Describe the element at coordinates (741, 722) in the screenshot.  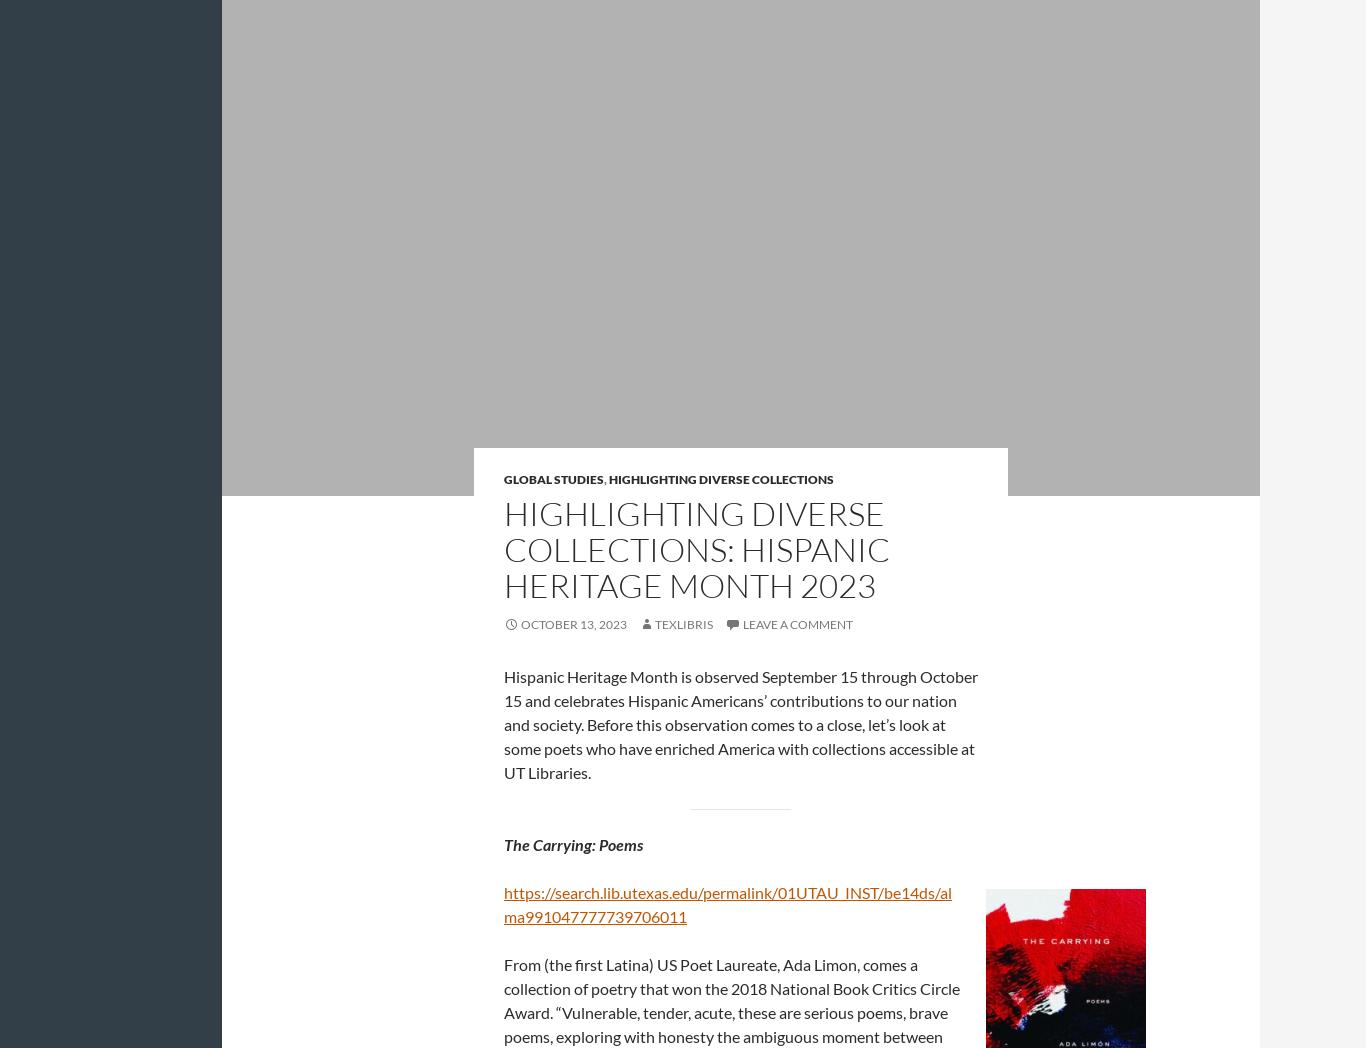
I see `'Hispanic Heritage Month is observed September 15 through October 15 and celebrates Hispanic Americans’ contributions to our nation and society. Before this observation comes to a close, let’s look at some poets who have enriched America with collections accessible at UT Libraries.'` at that location.